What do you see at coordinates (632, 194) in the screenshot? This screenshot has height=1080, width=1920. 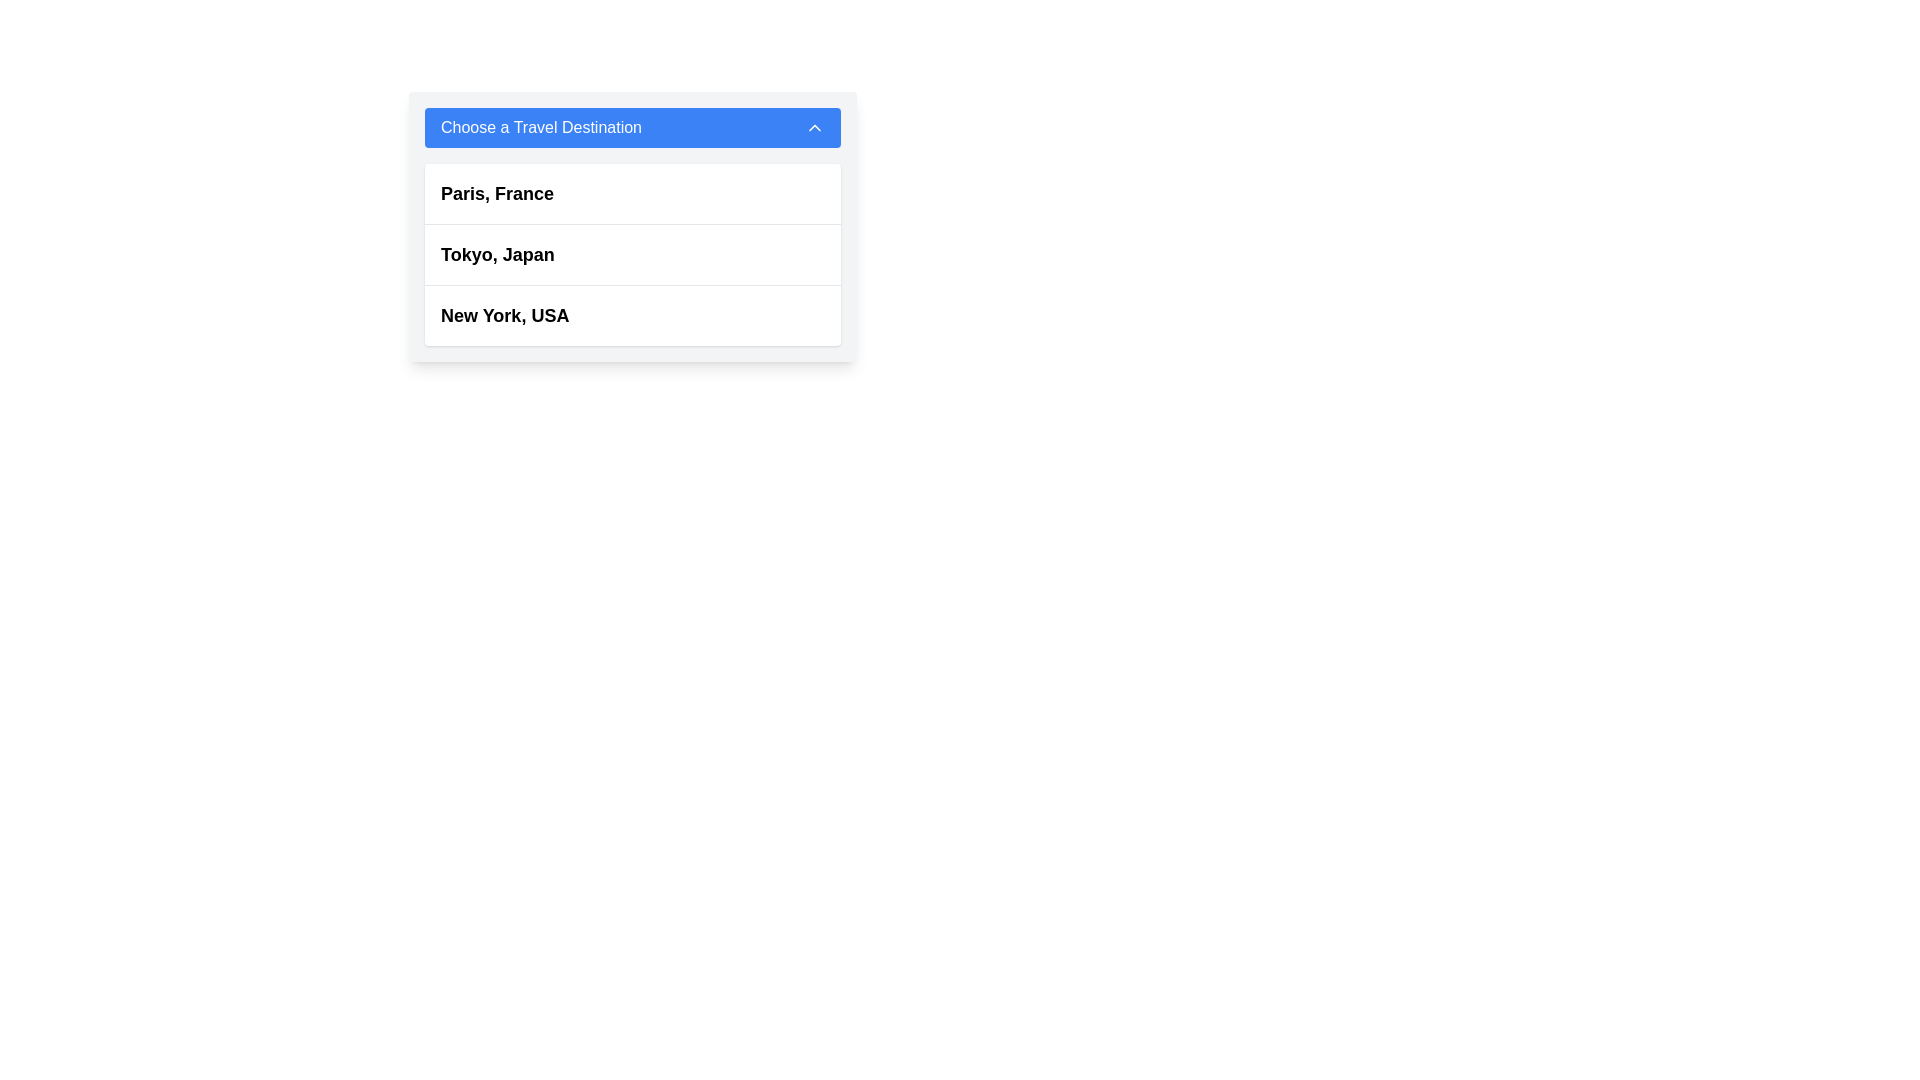 I see `the List Item displaying 'Paris, France'` at bounding box center [632, 194].